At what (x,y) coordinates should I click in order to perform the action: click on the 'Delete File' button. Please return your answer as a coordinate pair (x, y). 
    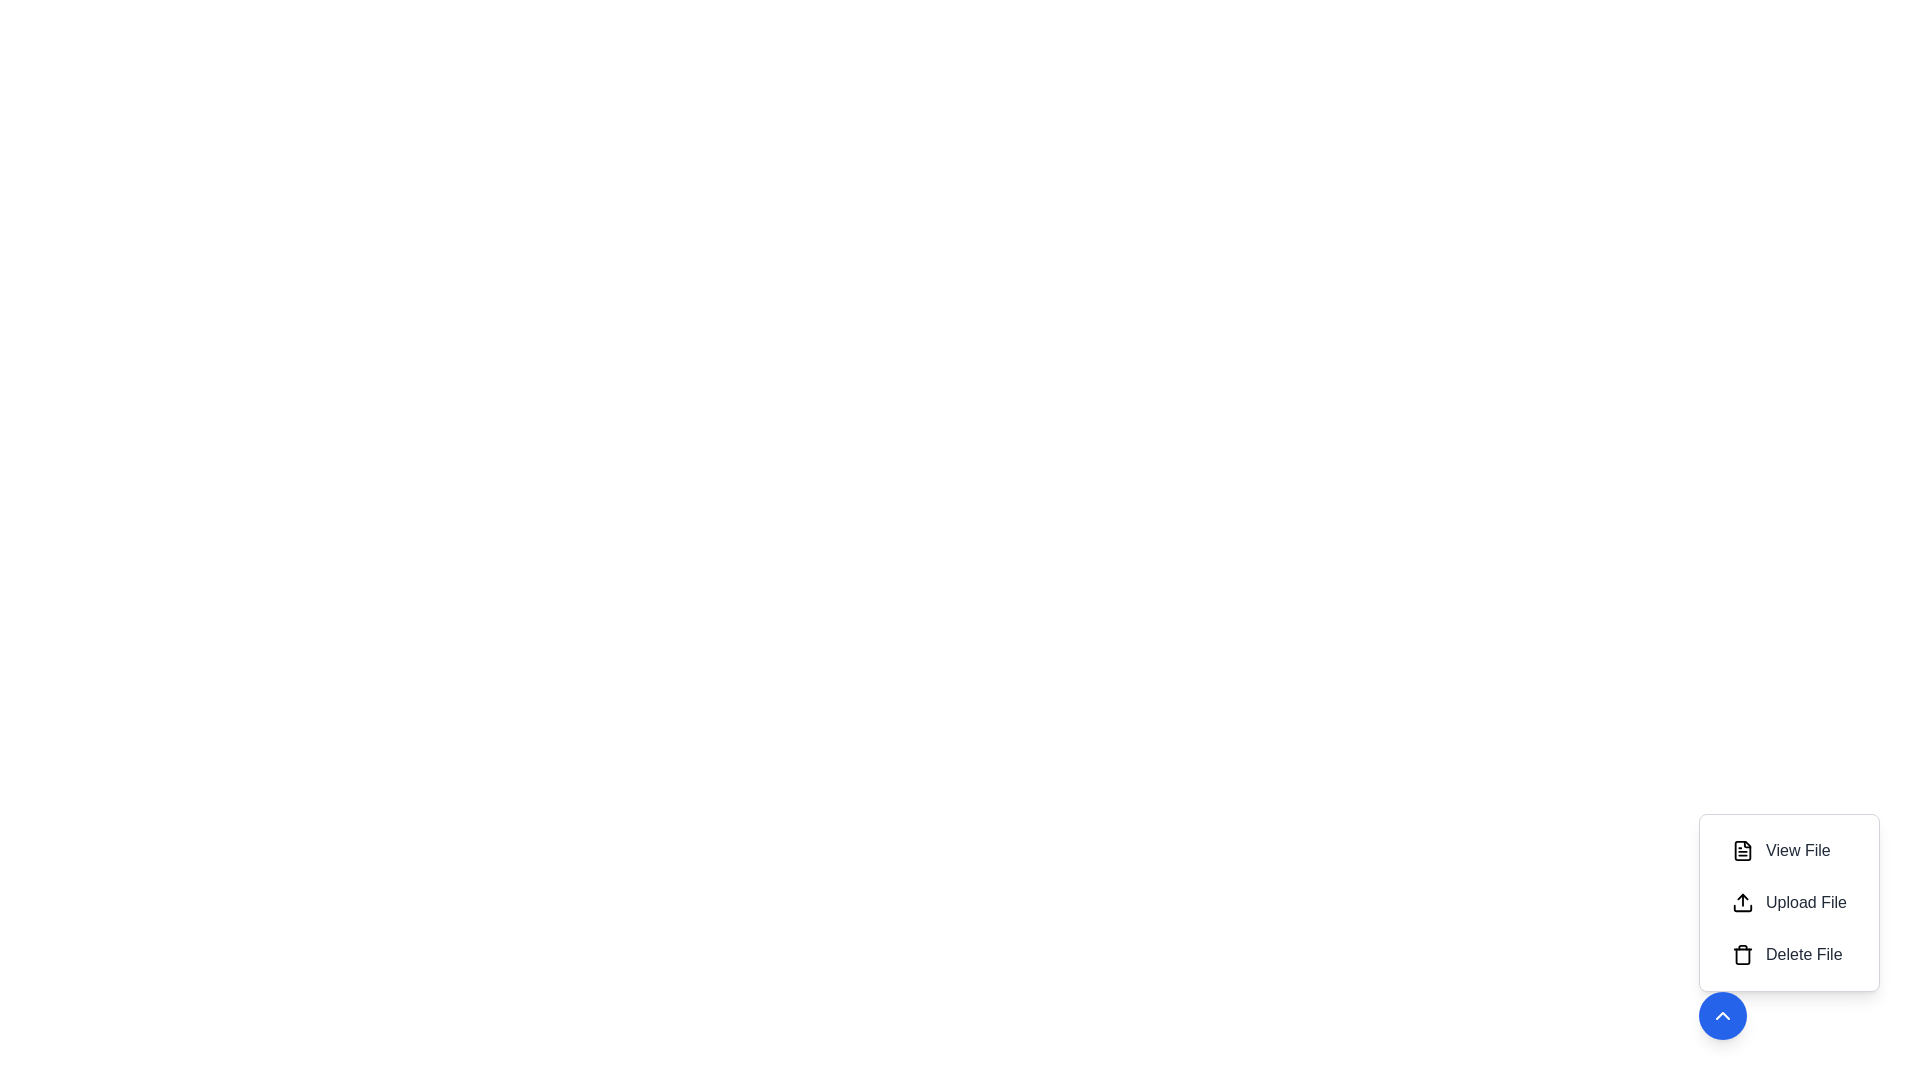
    Looking at the image, I should click on (1789, 954).